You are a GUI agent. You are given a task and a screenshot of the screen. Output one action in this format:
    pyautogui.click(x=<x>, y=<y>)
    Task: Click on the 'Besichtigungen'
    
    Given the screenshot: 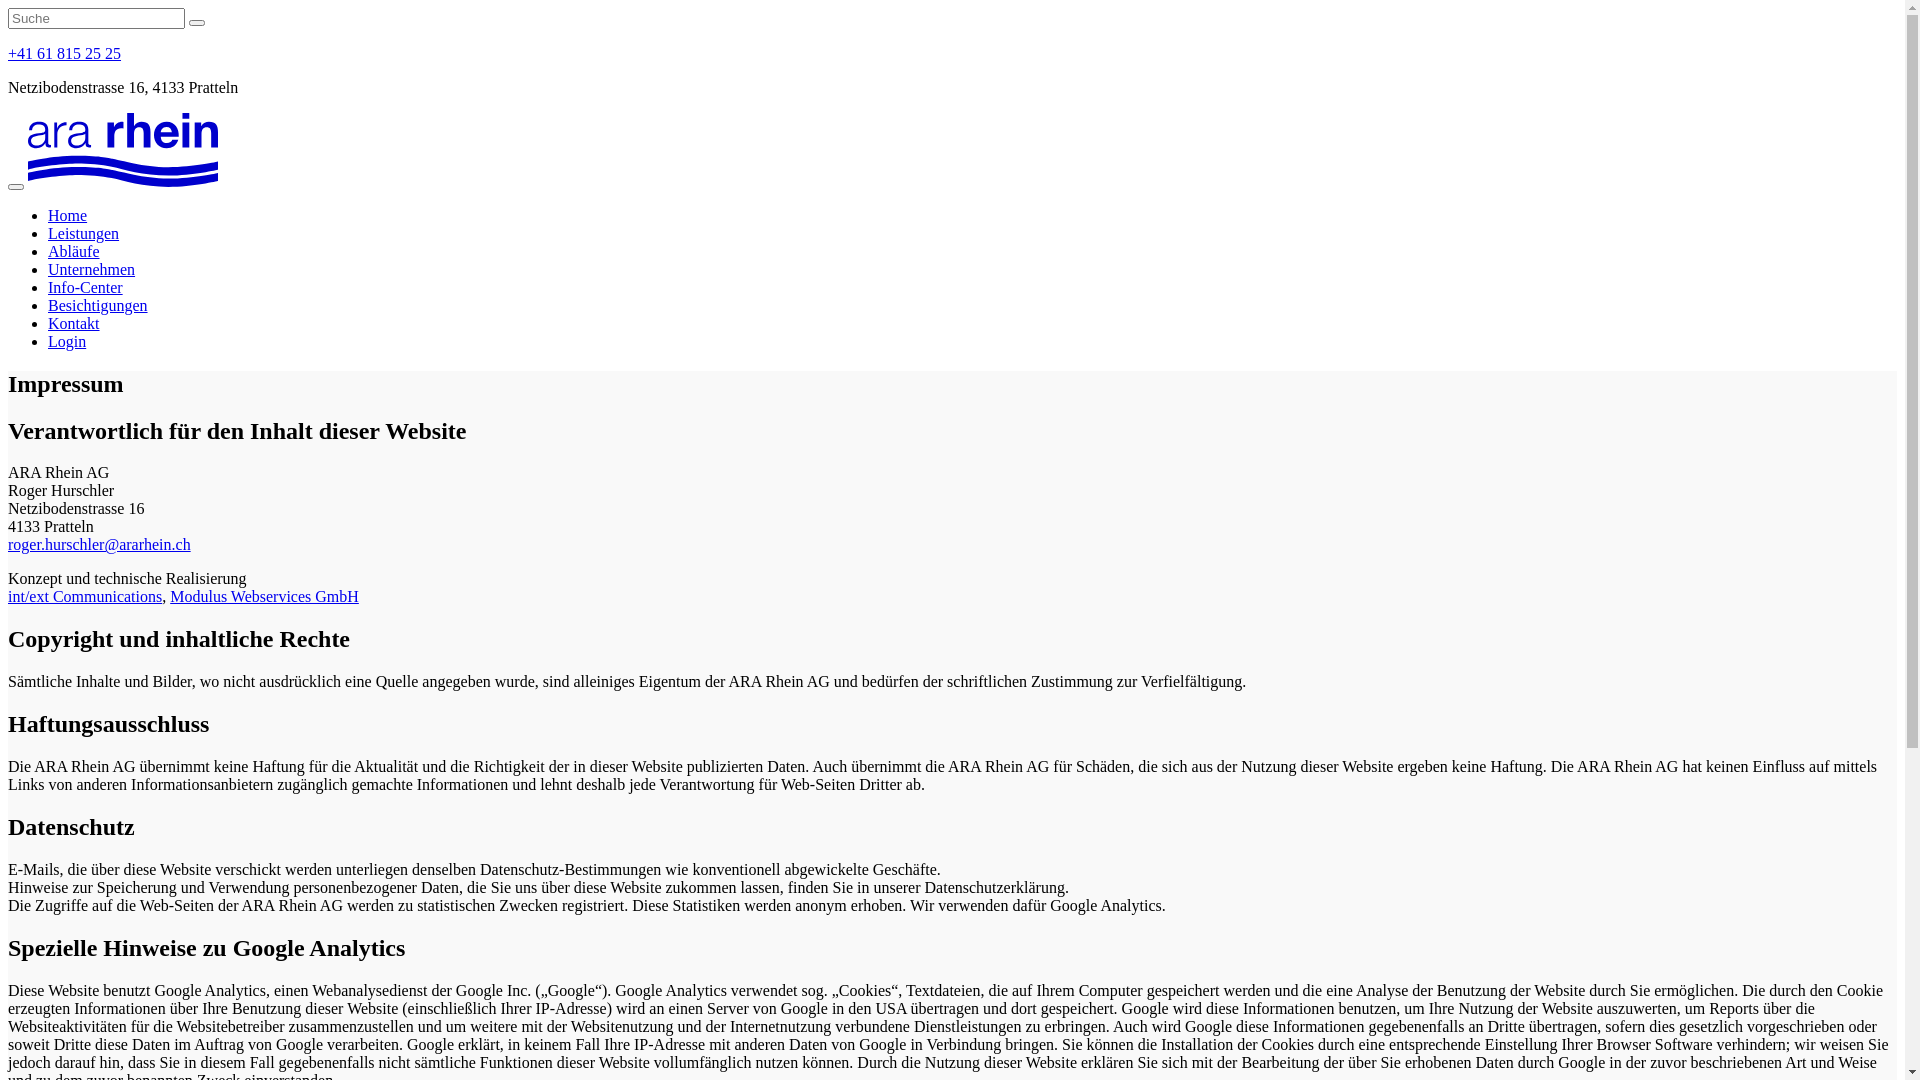 What is the action you would take?
    pyautogui.click(x=96, y=305)
    